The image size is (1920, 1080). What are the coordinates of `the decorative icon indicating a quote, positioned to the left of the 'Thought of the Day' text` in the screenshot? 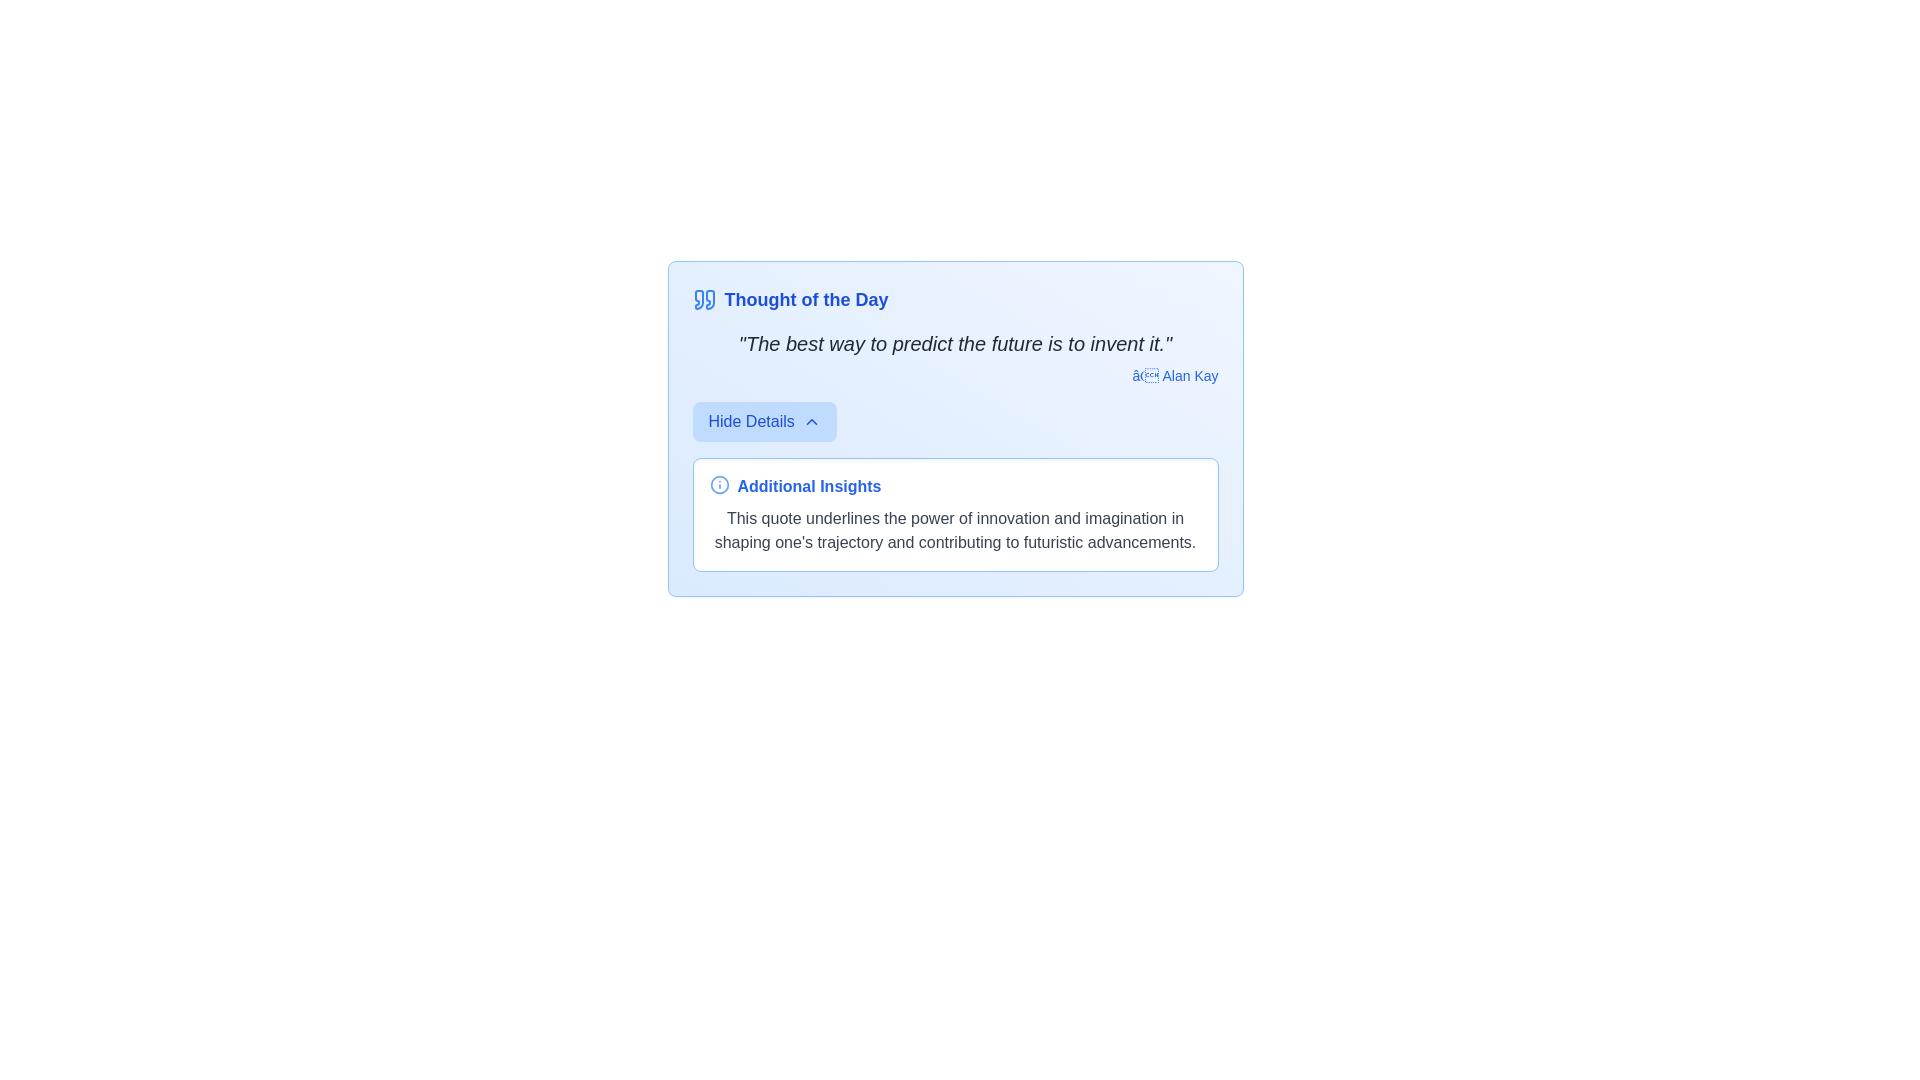 It's located at (704, 300).